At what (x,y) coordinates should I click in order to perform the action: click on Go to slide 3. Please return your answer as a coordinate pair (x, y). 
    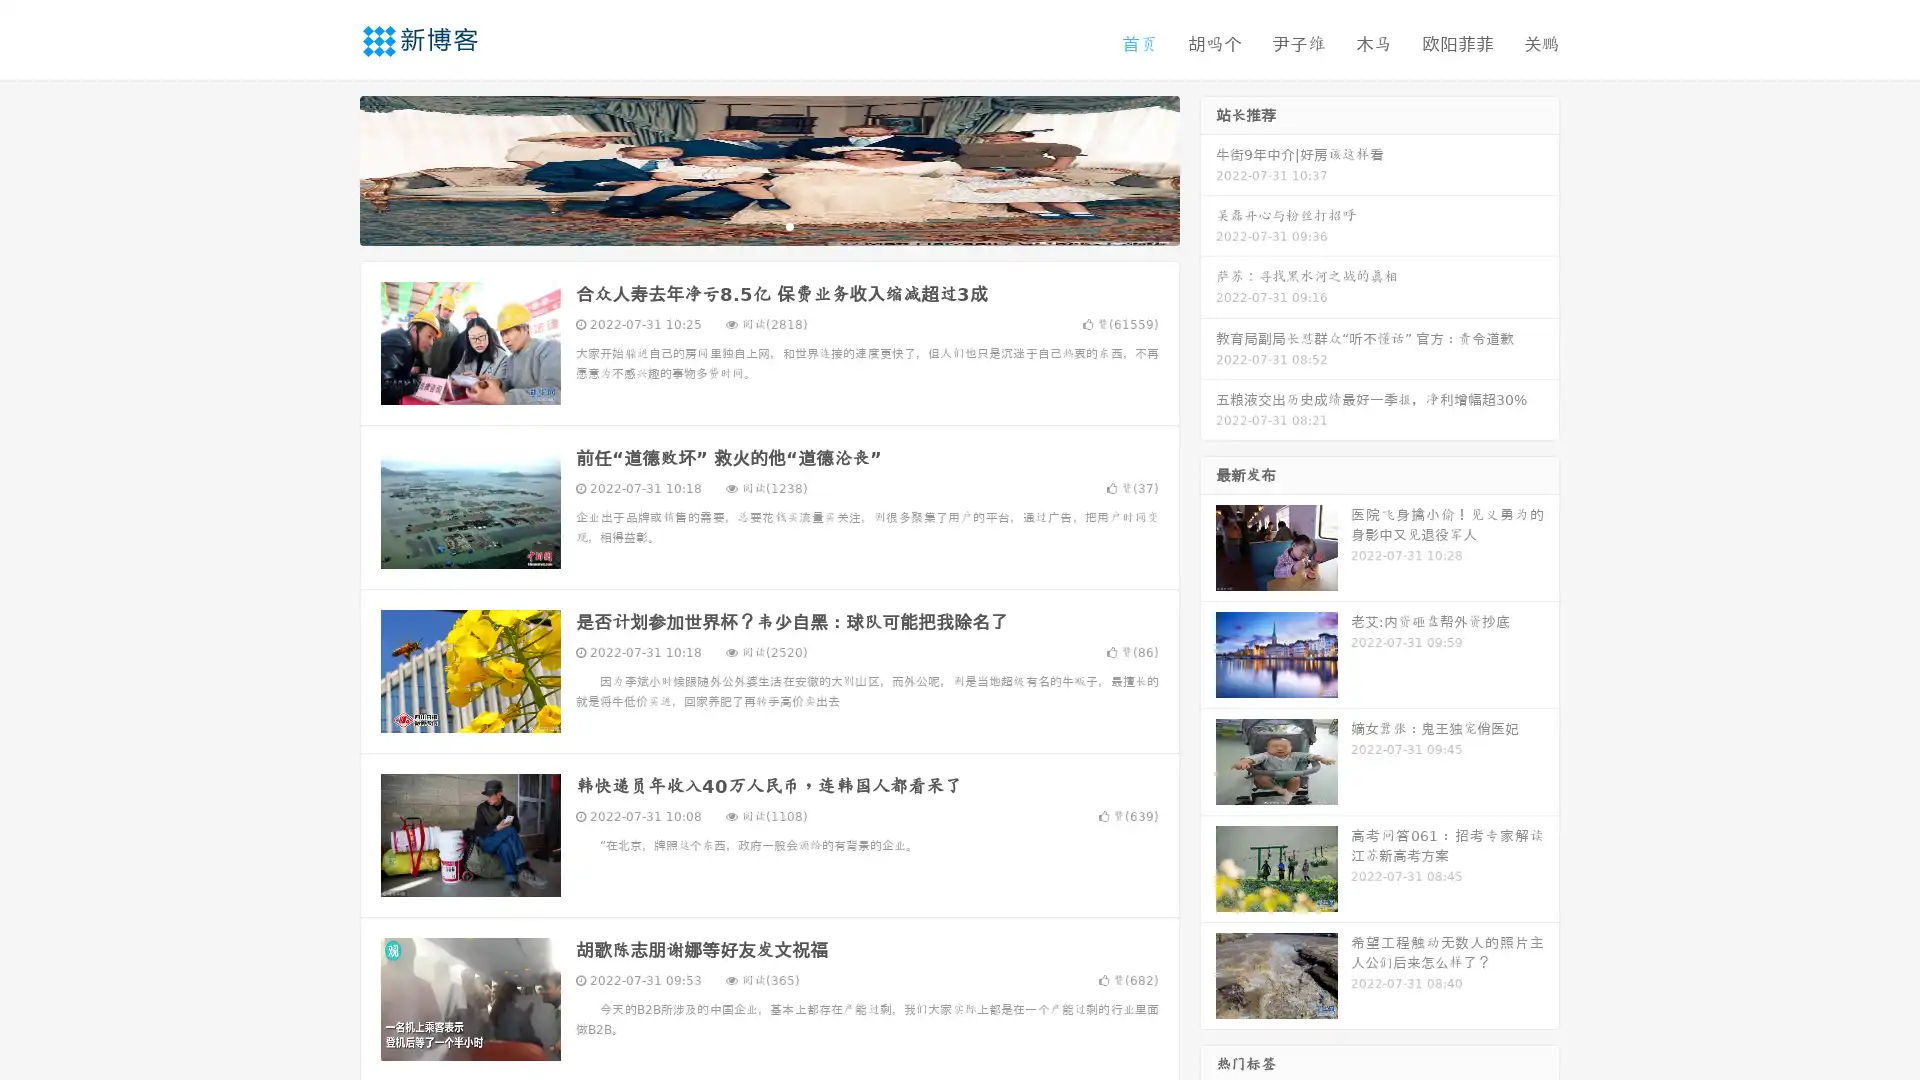
    Looking at the image, I should click on (789, 225).